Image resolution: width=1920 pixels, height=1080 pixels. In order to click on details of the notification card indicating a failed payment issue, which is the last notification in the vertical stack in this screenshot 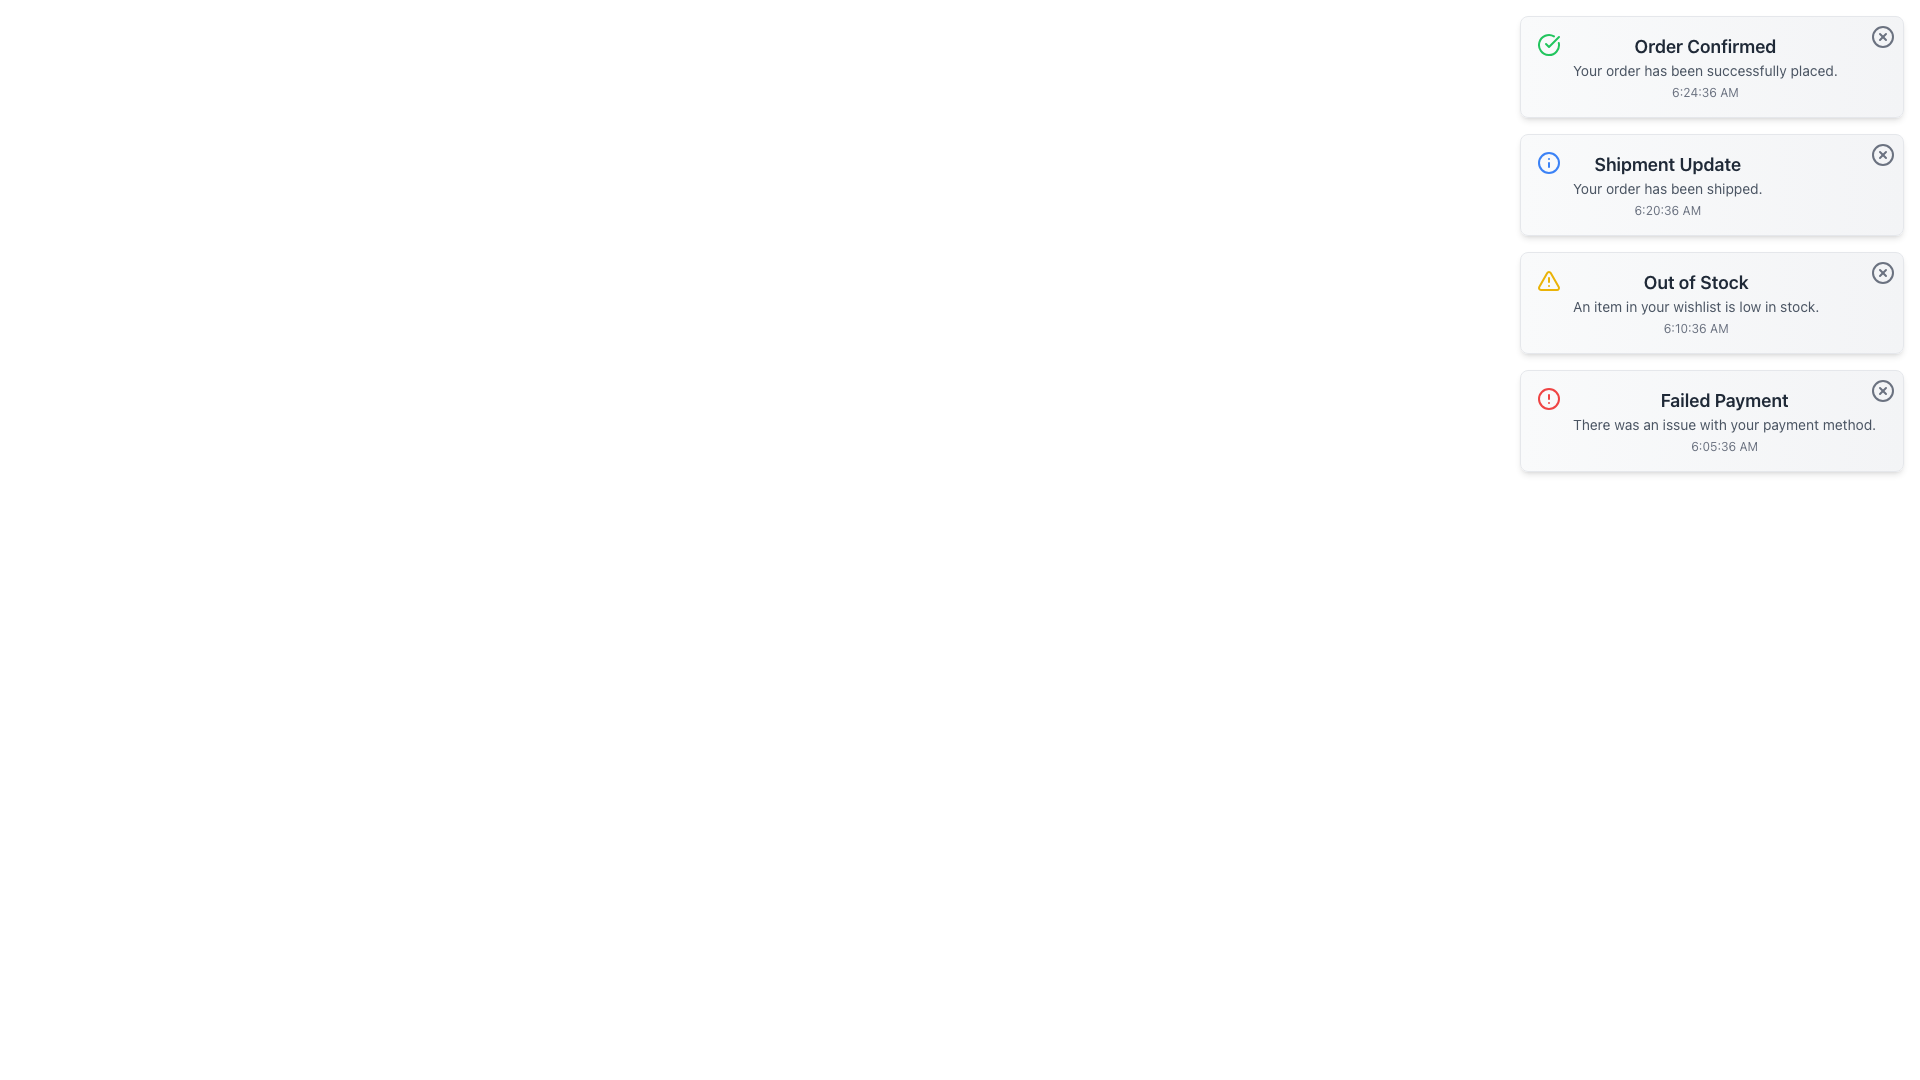, I will do `click(1711, 419)`.